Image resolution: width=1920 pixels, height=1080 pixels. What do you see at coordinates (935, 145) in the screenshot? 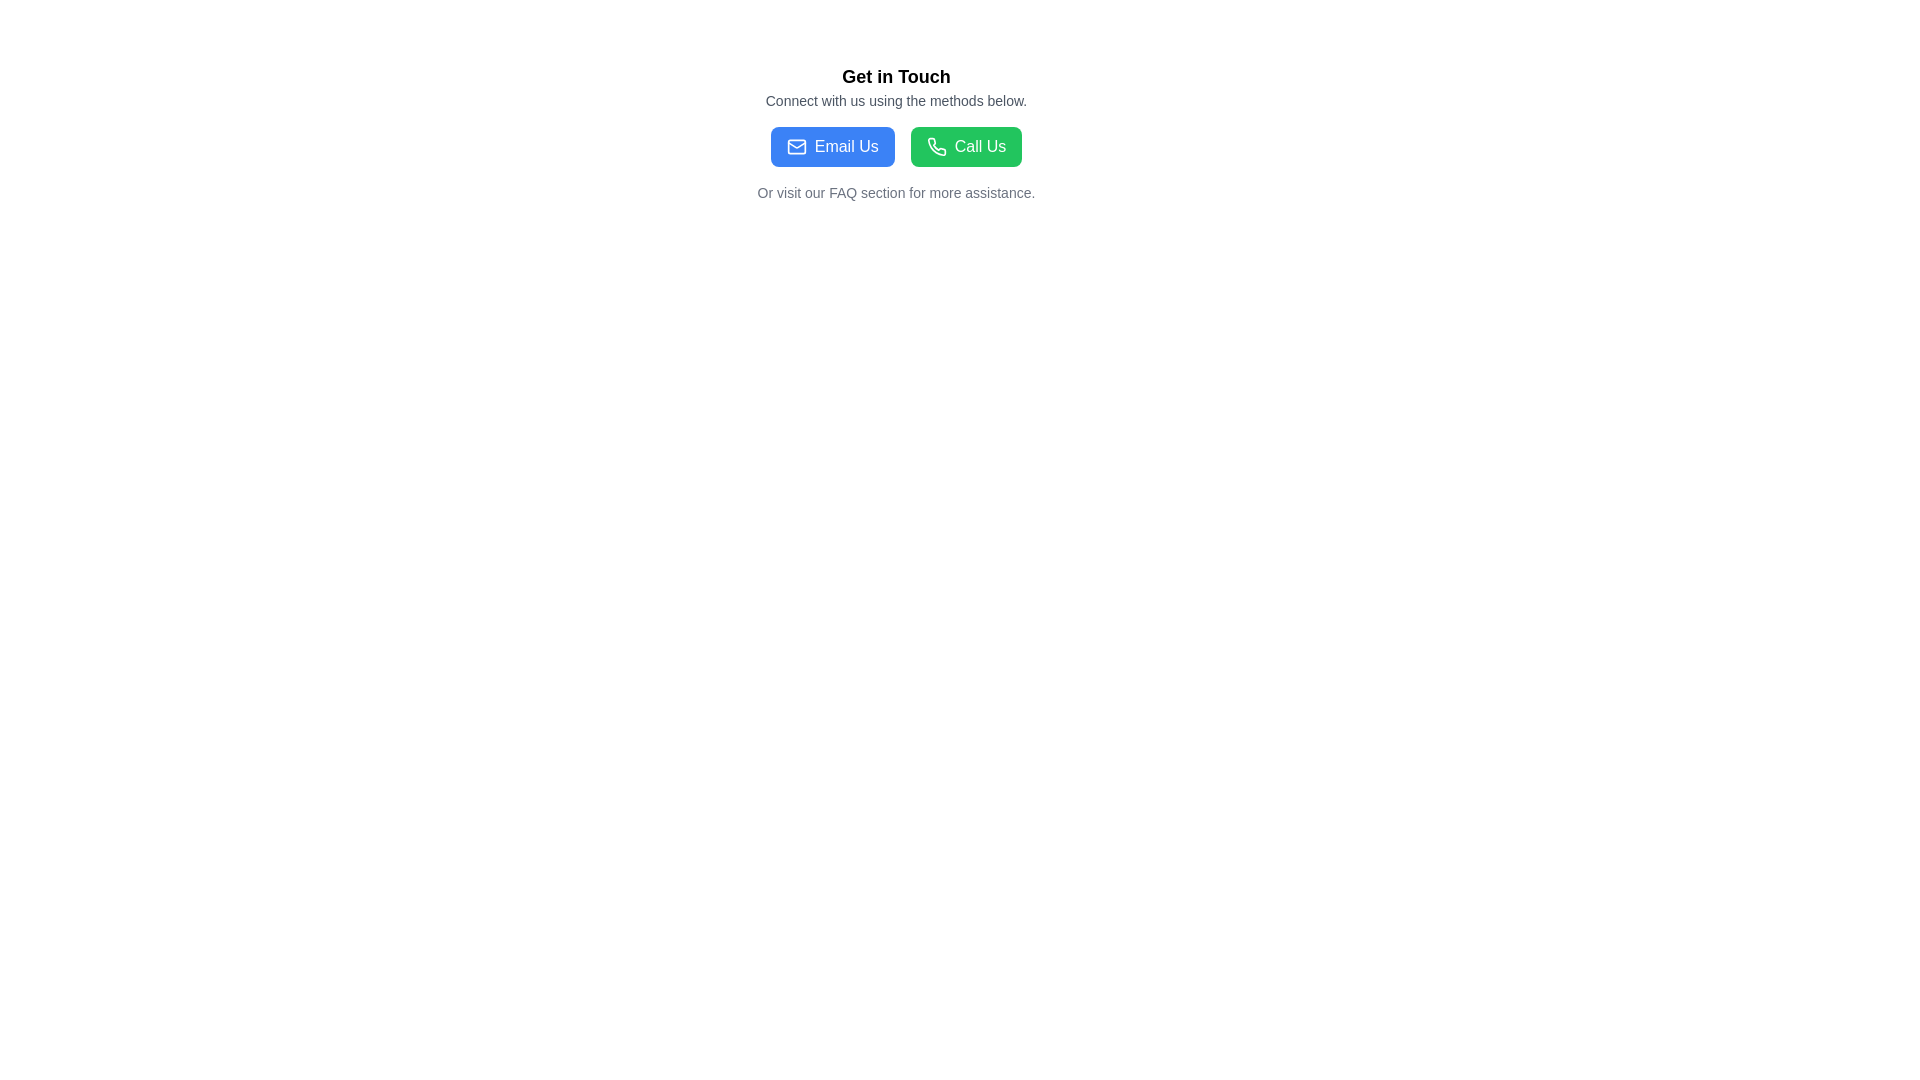
I see `the phone icon, which is styled as a vector graphic in white against a green circular background, located next to the 'Call Us' button` at bounding box center [935, 145].